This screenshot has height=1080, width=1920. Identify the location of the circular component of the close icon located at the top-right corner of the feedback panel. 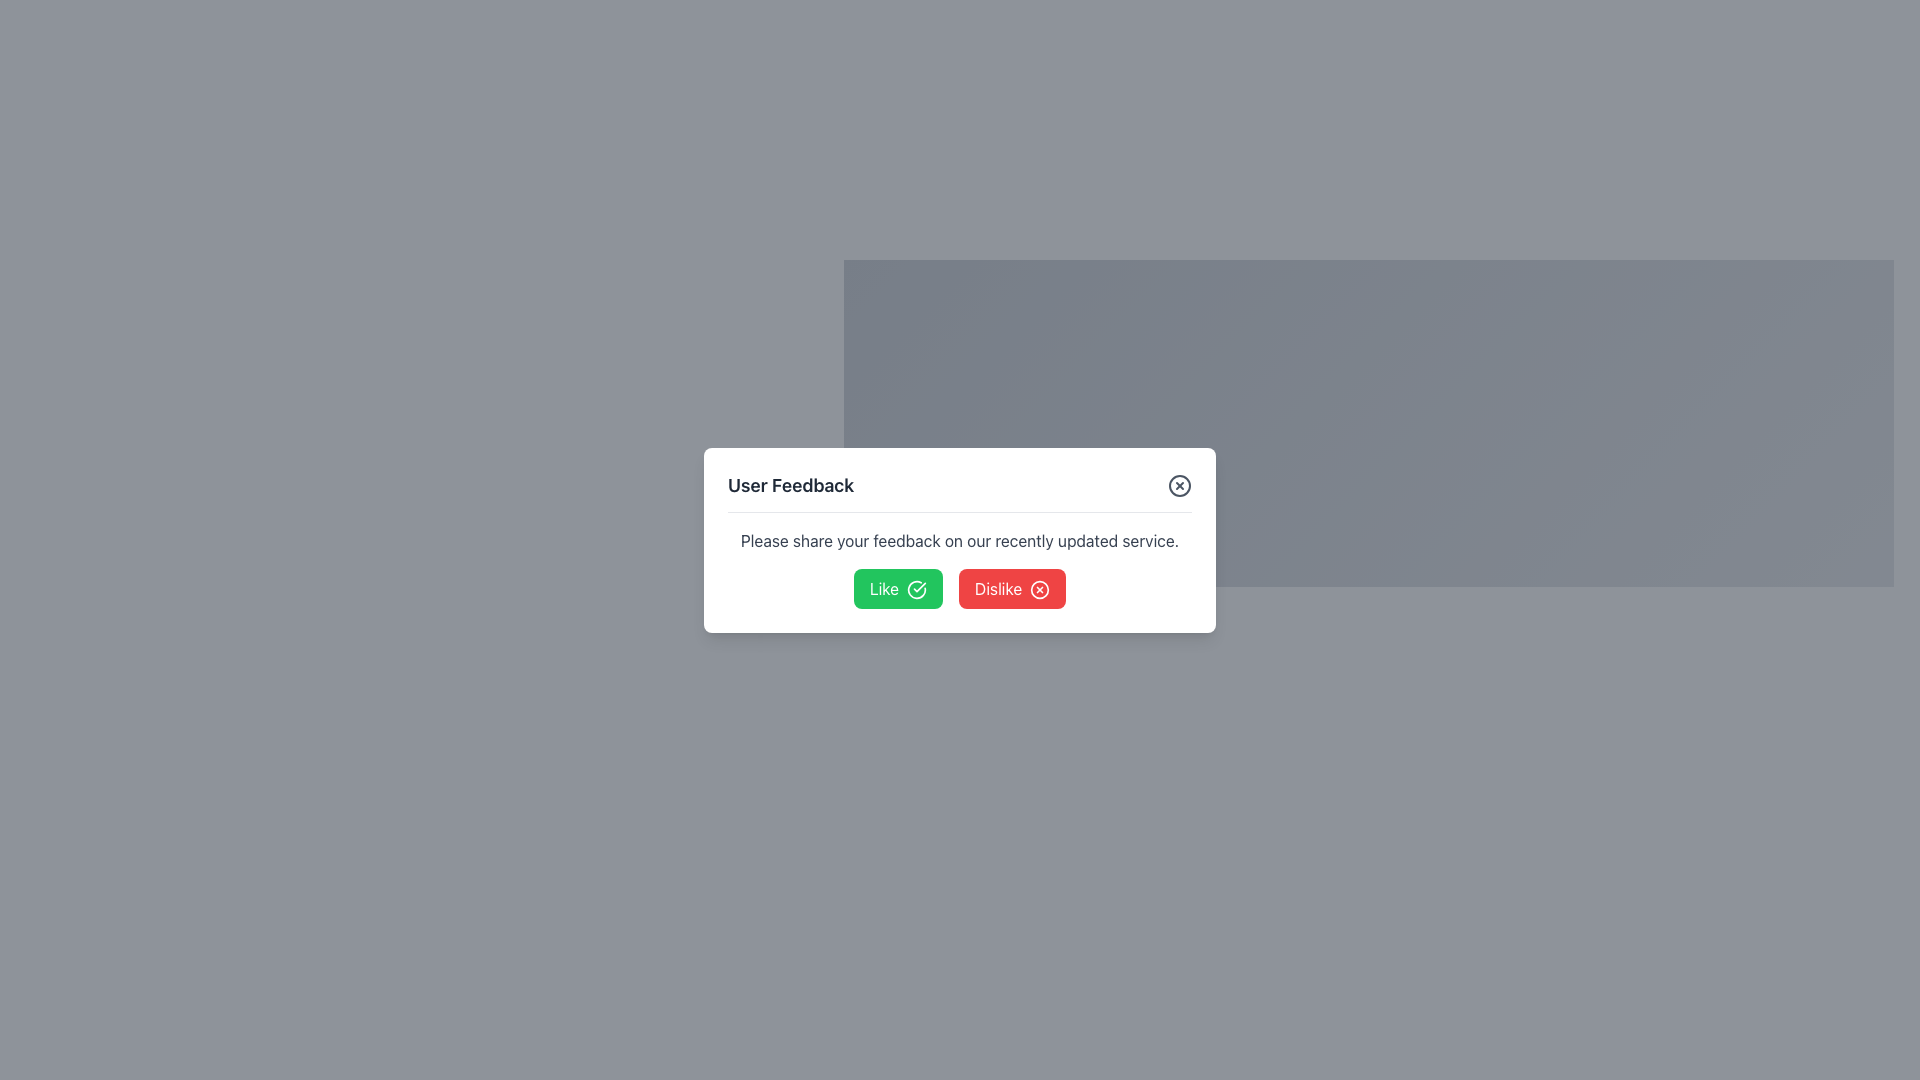
(1040, 589).